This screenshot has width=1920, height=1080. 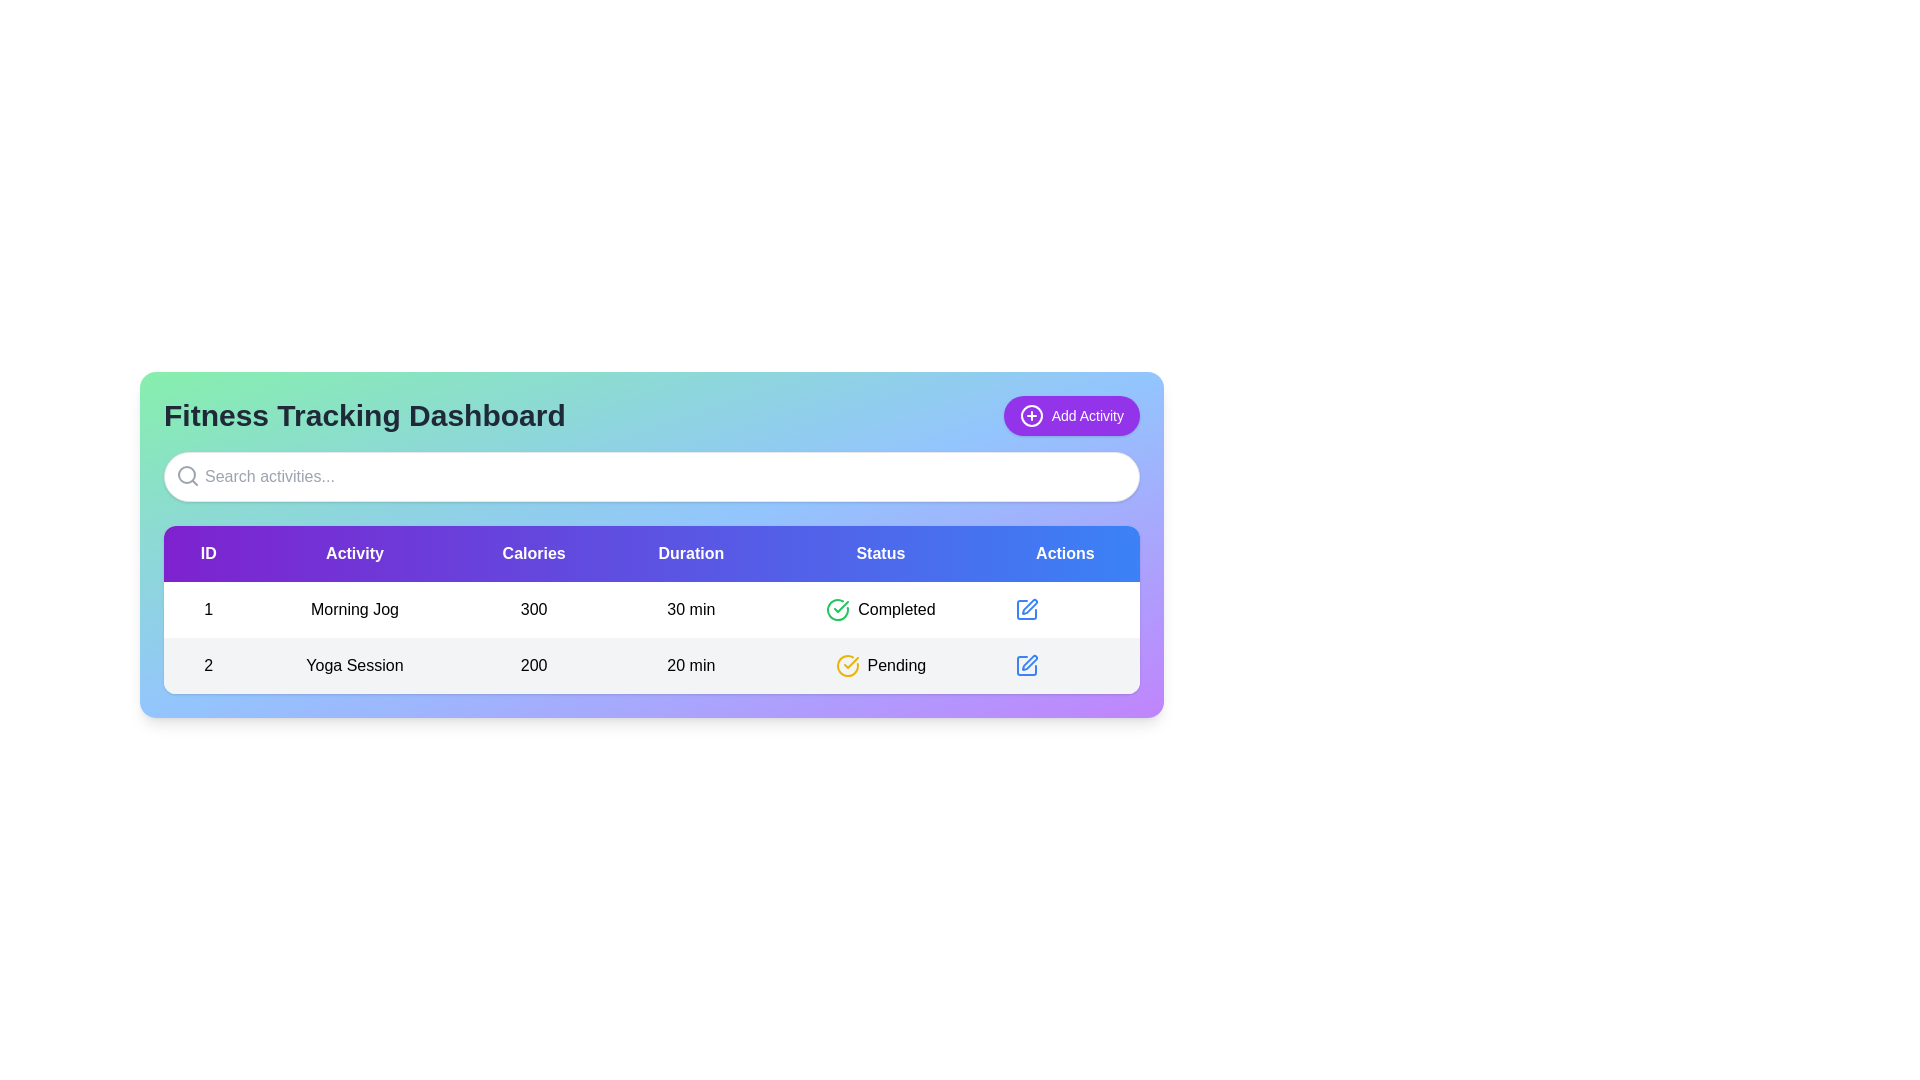 I want to click on the green checkmark icon, which denotes a positive or completed status, located in the 'Completed' column of the first row in the table, so click(x=841, y=605).